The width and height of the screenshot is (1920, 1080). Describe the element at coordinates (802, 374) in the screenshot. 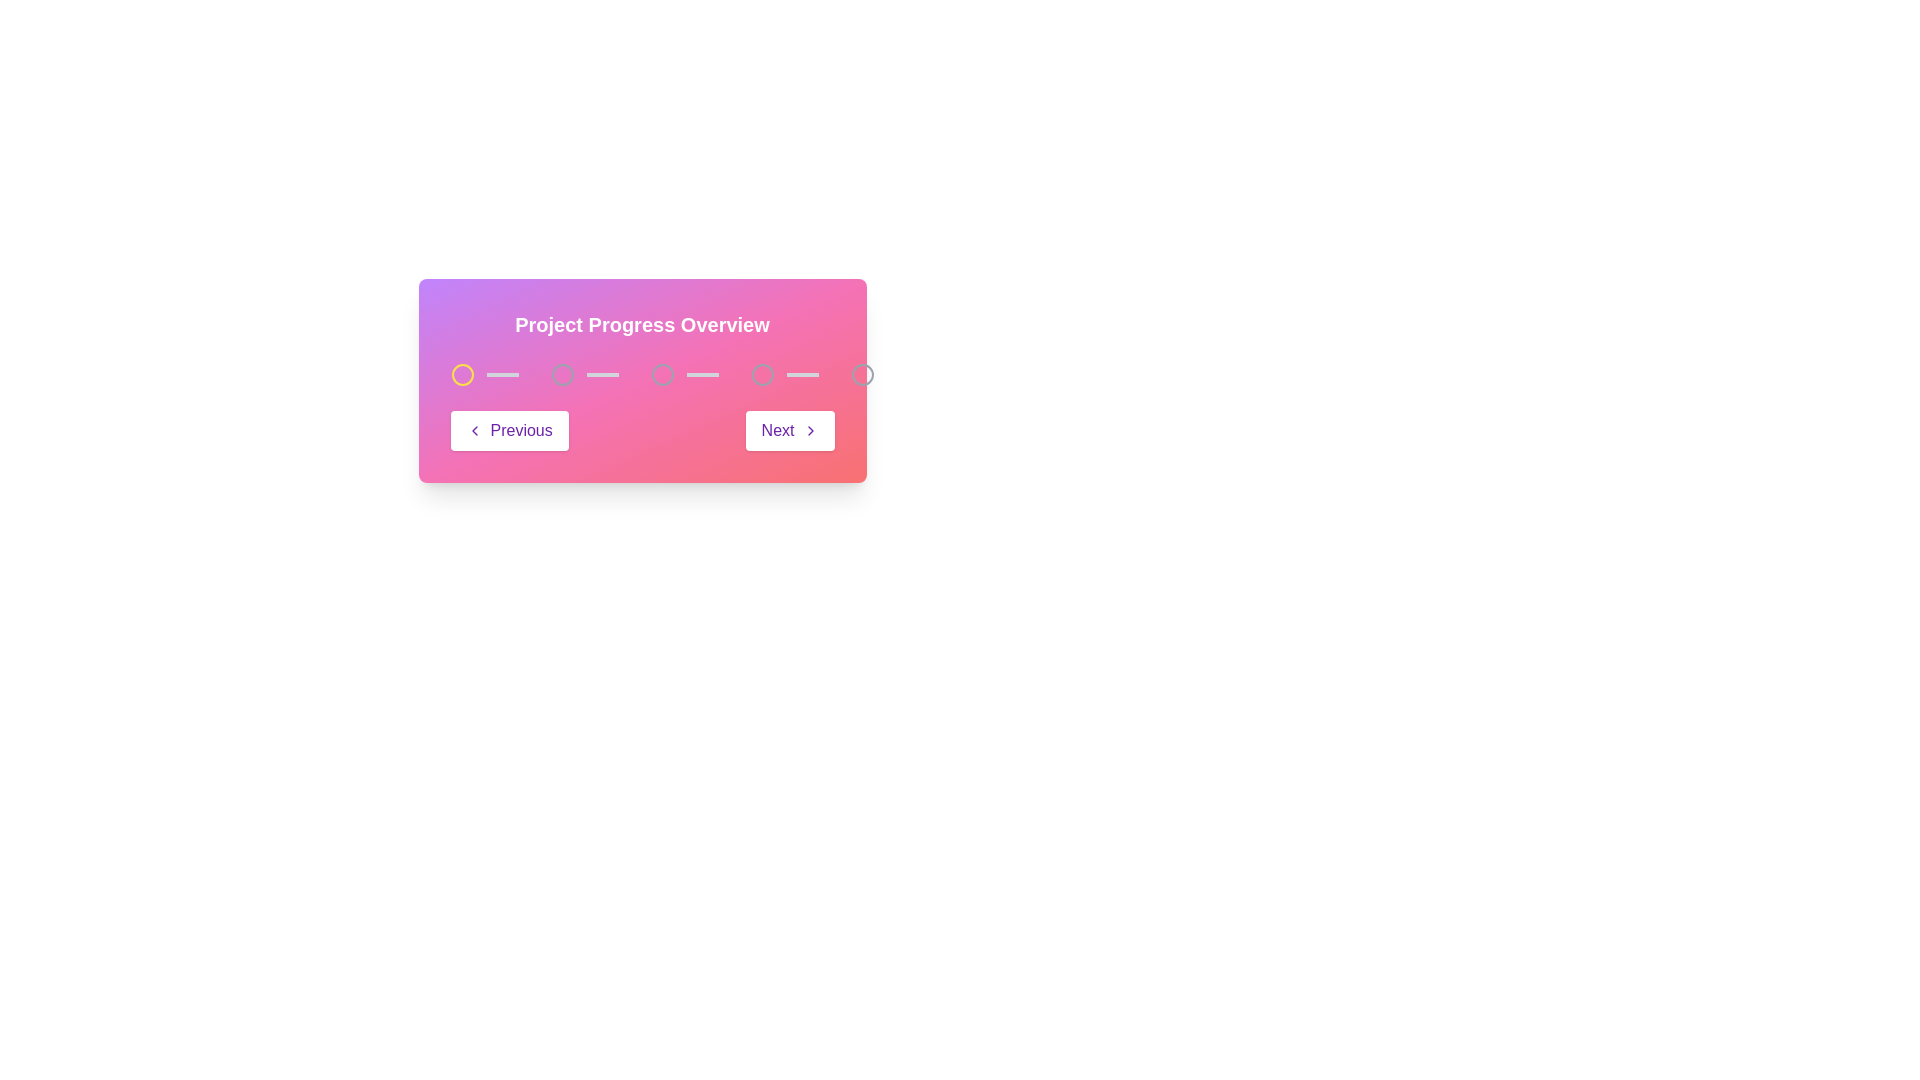

I see `the decorative horizontal line element that visually connects the third and fourth progress nodes in the progress tracker` at that location.